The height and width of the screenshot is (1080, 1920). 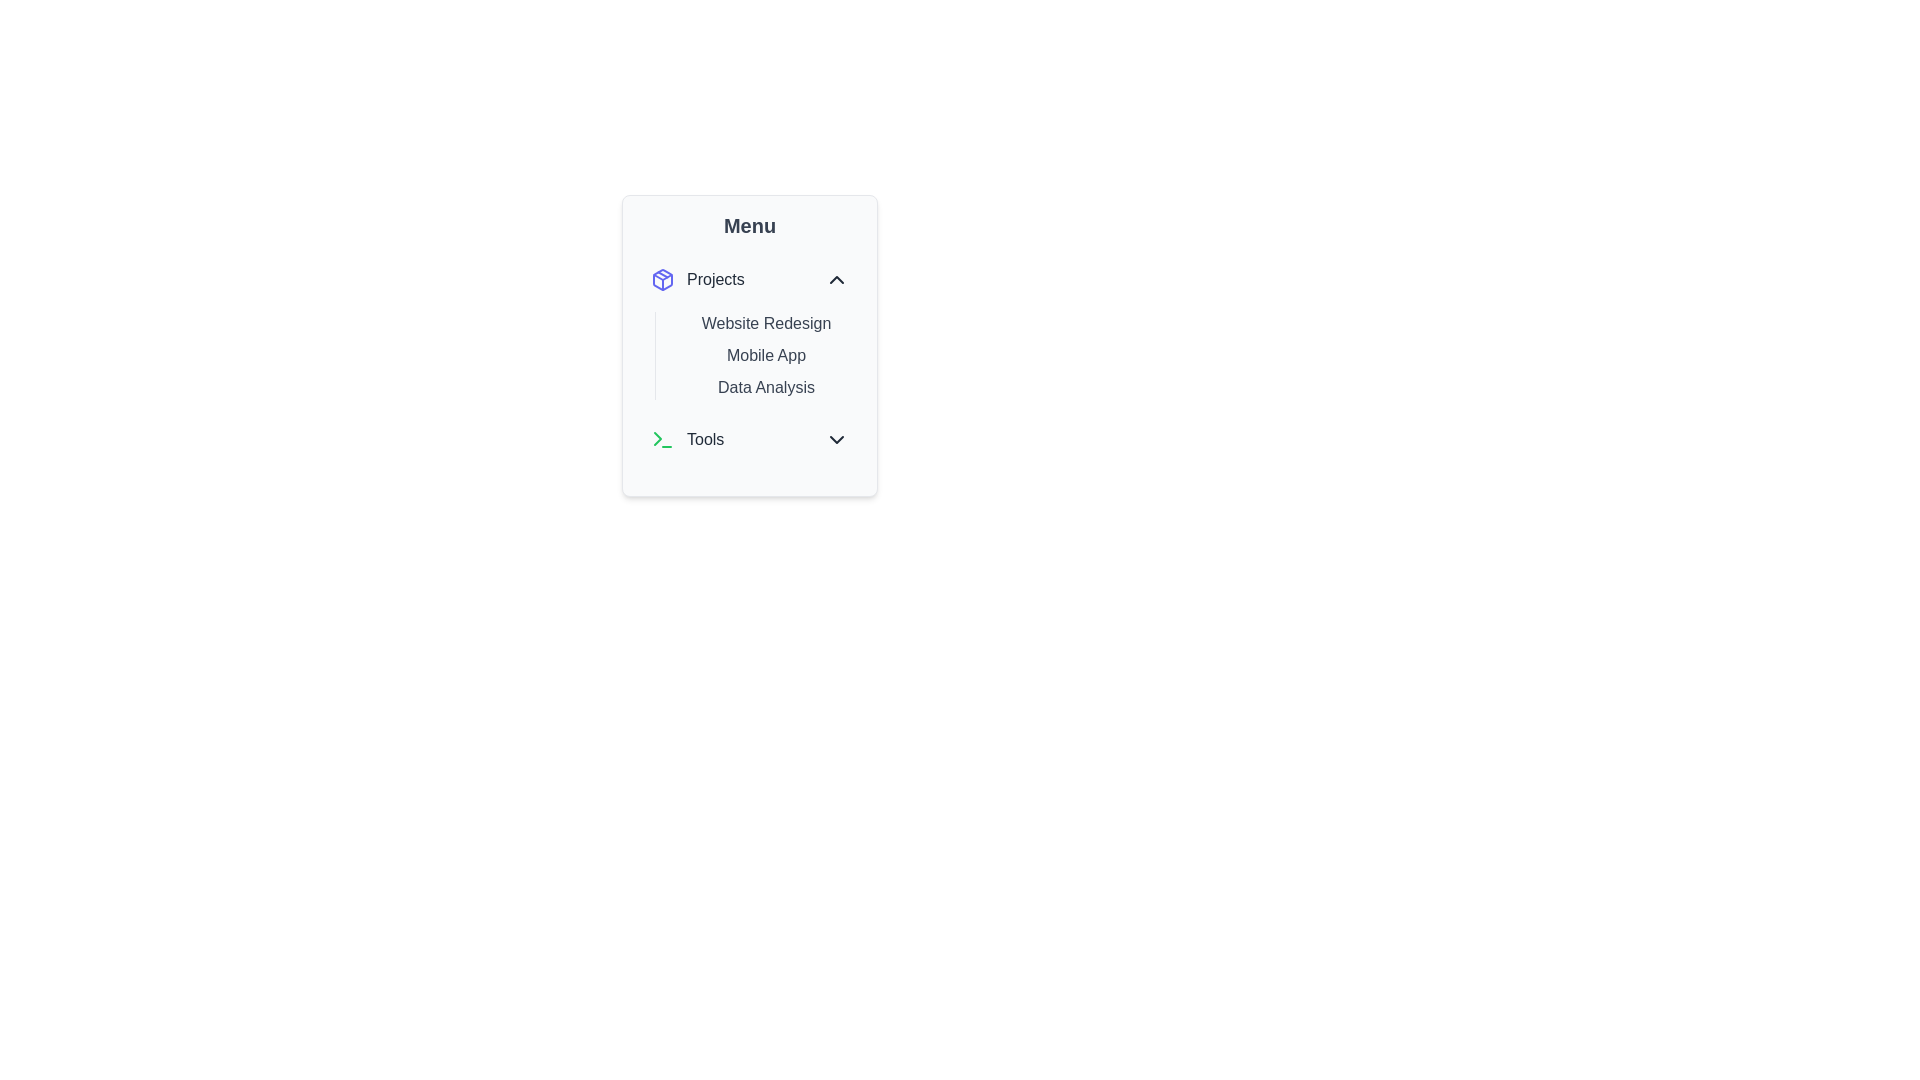 I want to click on the downward-pointing chevron icon with a thin, black outline located to the right of the 'Tools' text in the menu section at the bottom of the list, so click(x=836, y=438).